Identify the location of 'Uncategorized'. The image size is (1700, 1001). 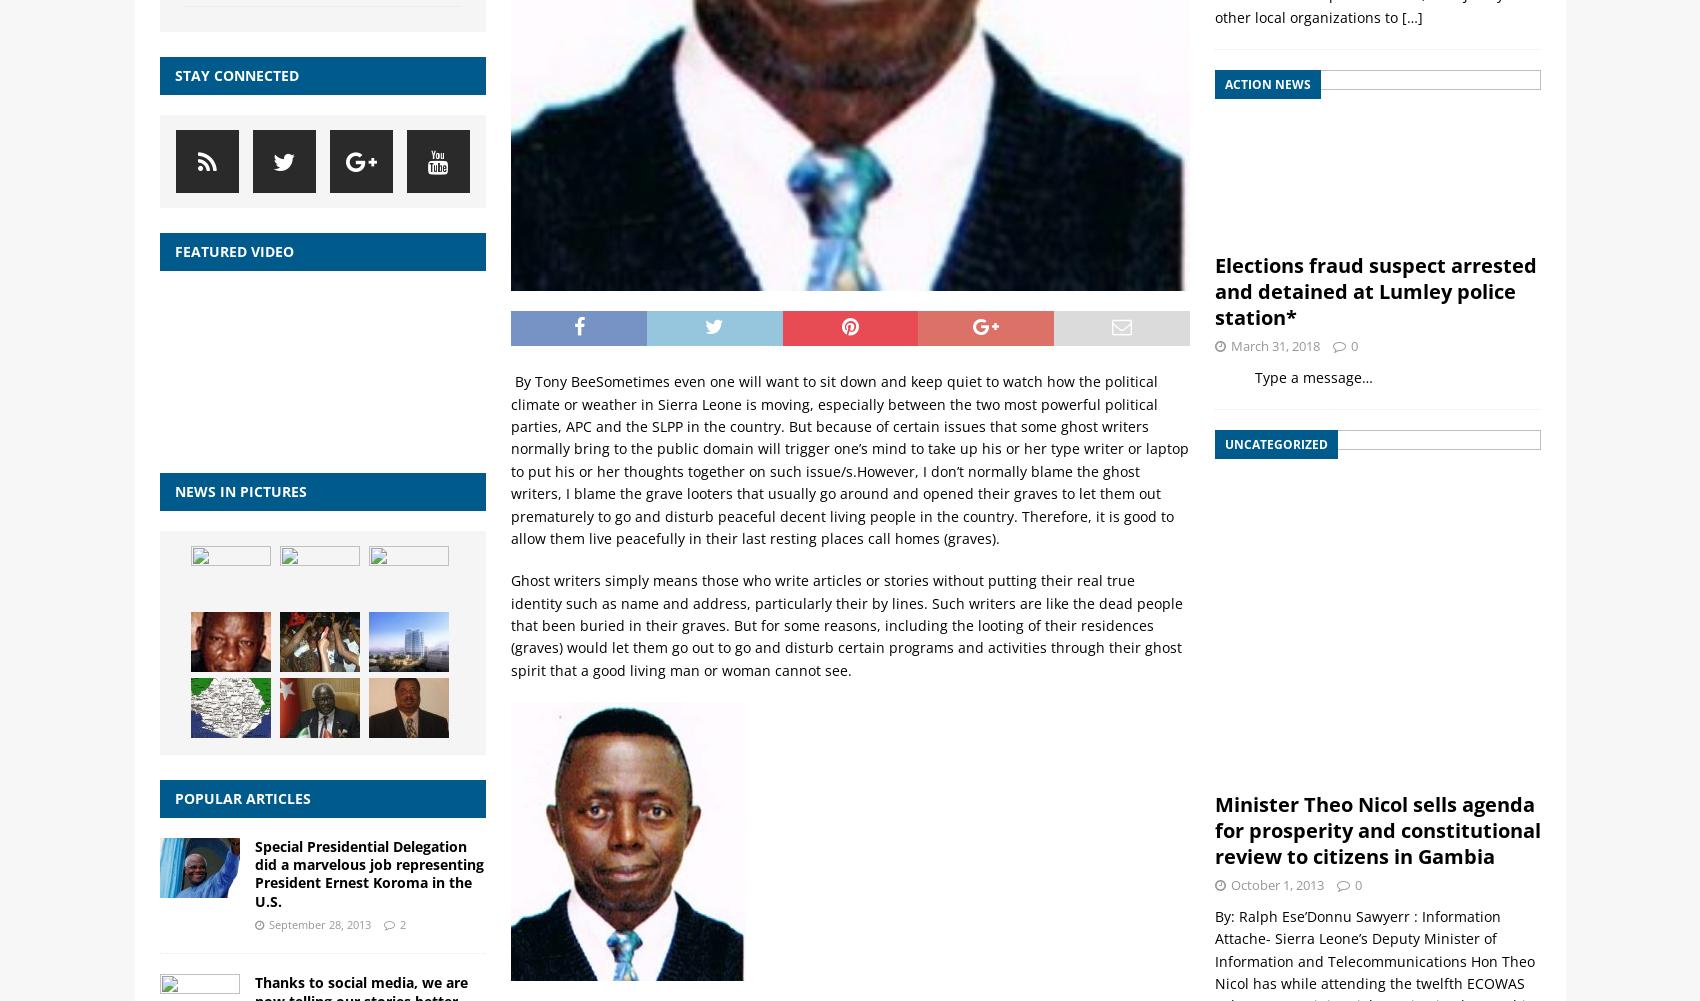
(1275, 444).